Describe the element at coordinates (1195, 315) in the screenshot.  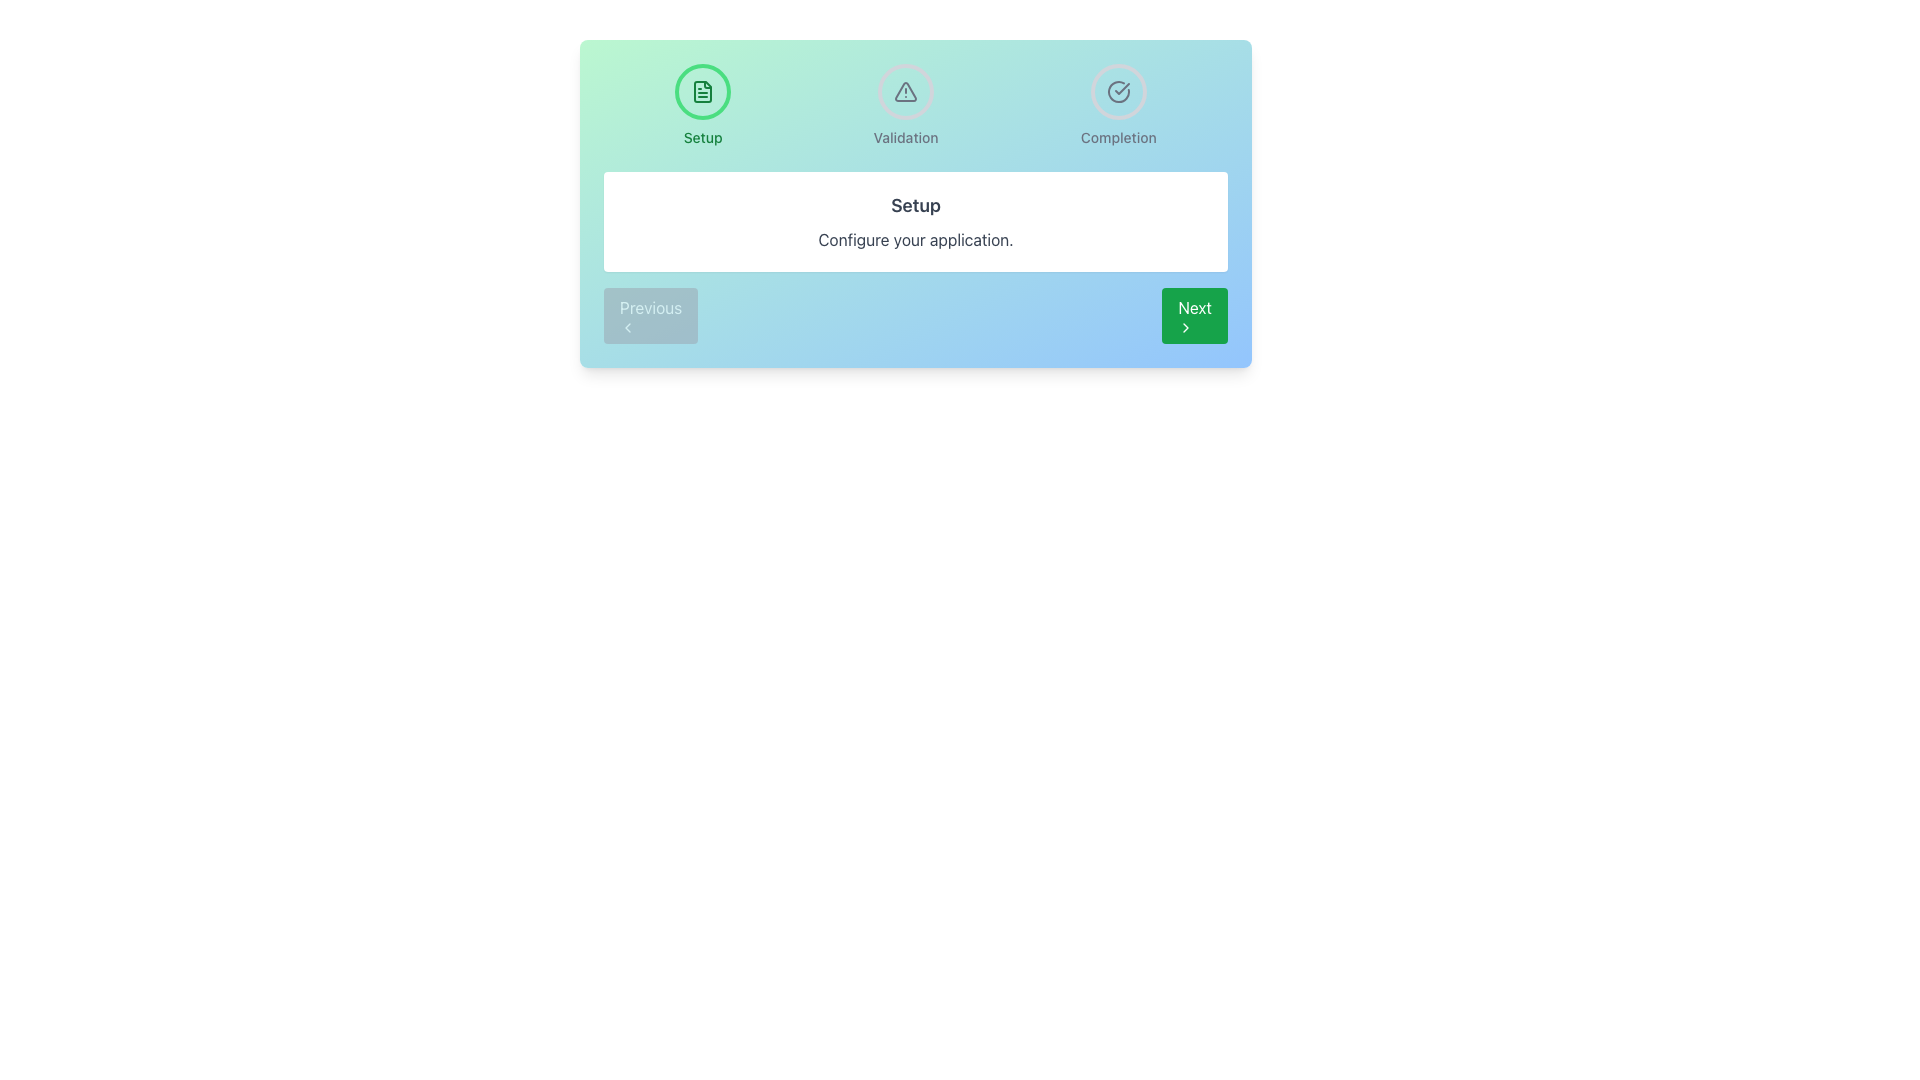
I see `the navigation button located at the bottom-right of a blue-gradient card-like area by using keyboard commands for accessibility` at that location.